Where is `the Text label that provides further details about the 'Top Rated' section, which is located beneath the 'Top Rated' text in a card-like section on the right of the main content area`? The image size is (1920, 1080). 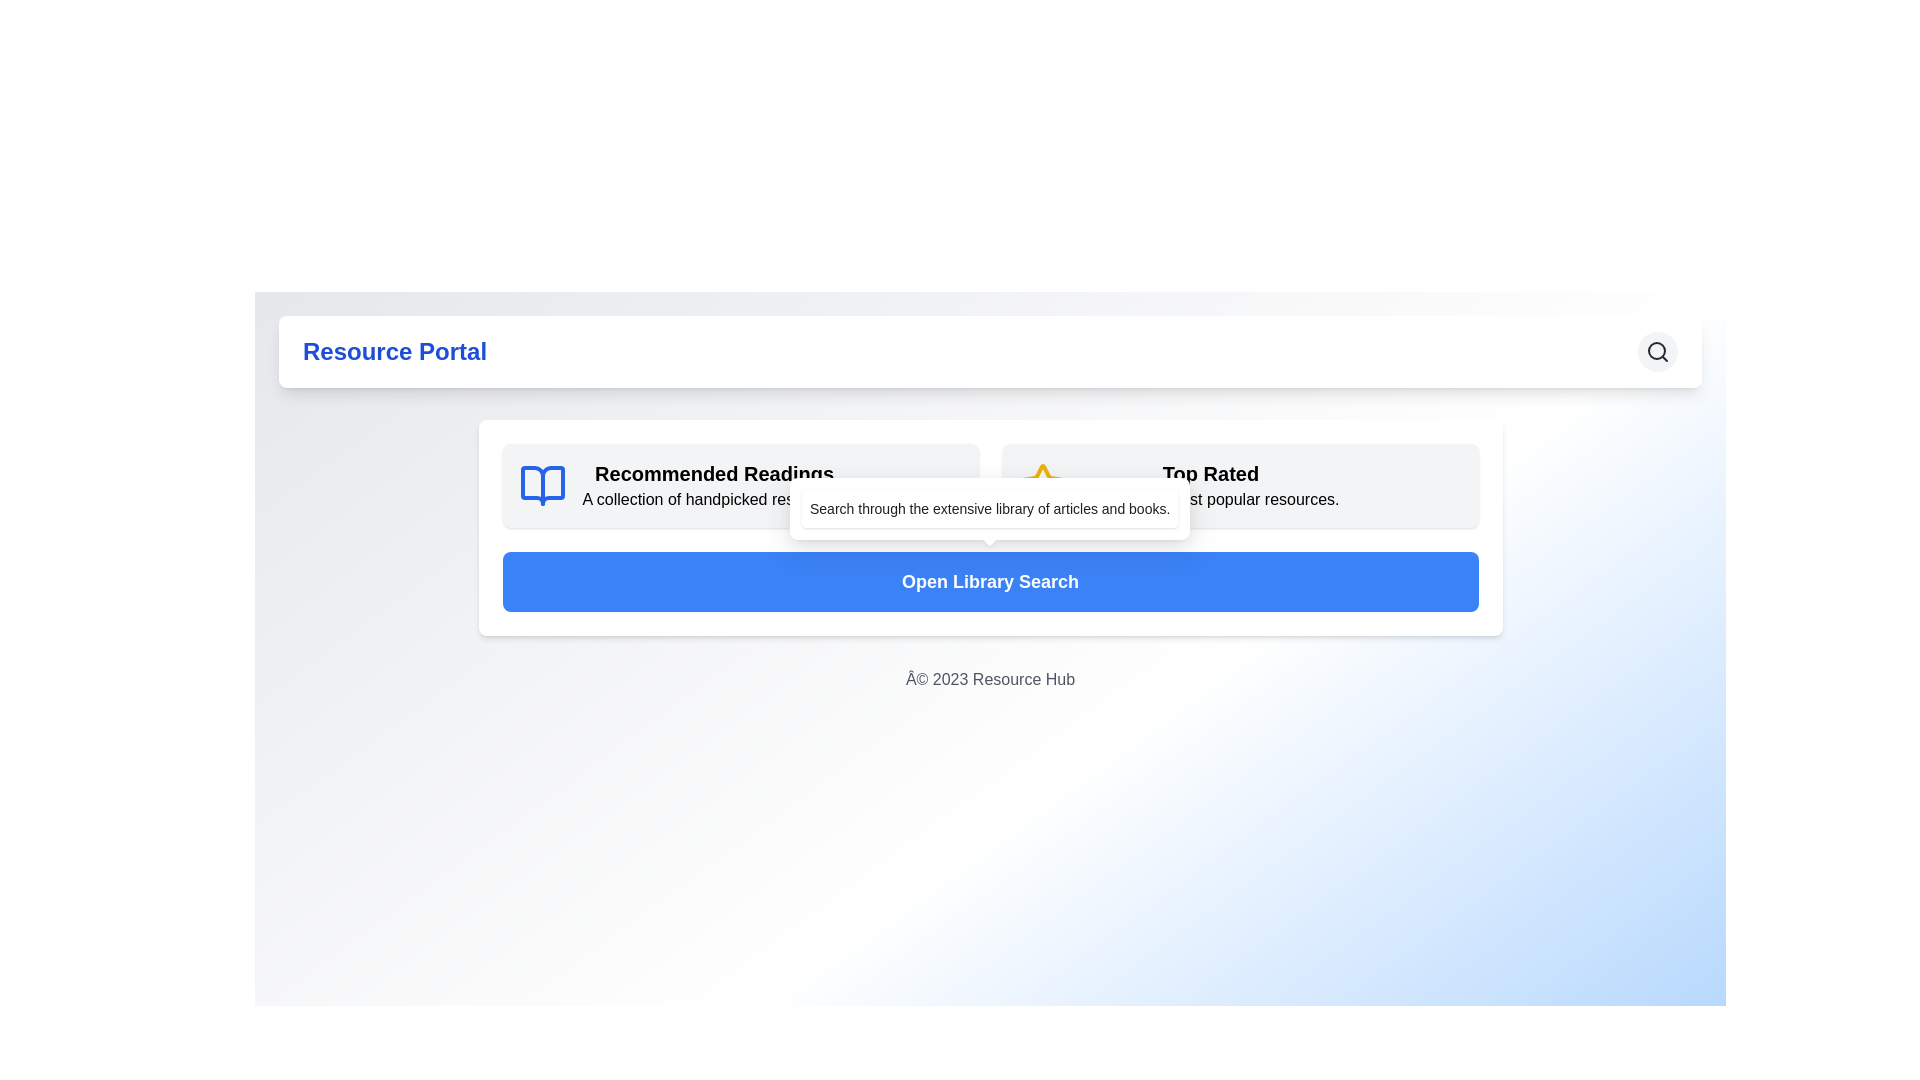
the Text label that provides further details about the 'Top Rated' section, which is located beneath the 'Top Rated' text in a card-like section on the right of the main content area is located at coordinates (1209, 499).